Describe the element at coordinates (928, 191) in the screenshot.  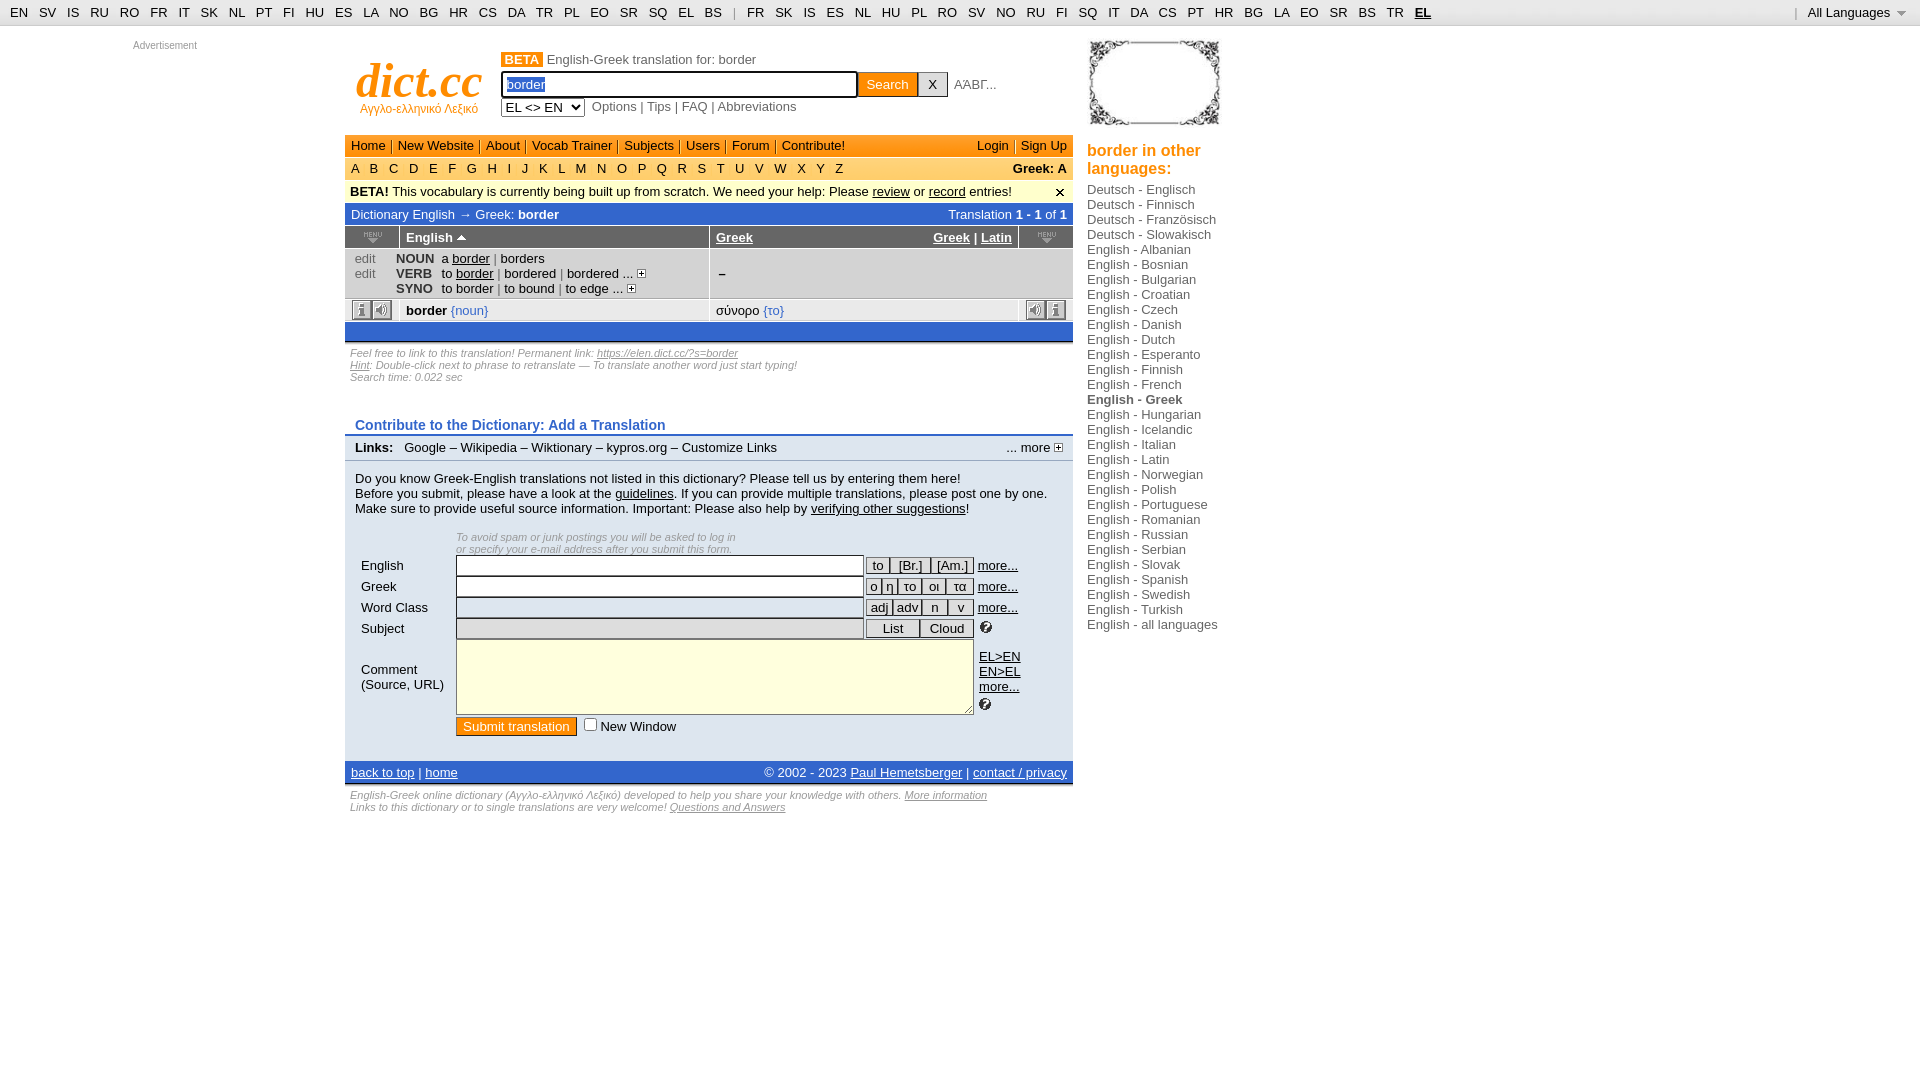
I see `'record'` at that location.